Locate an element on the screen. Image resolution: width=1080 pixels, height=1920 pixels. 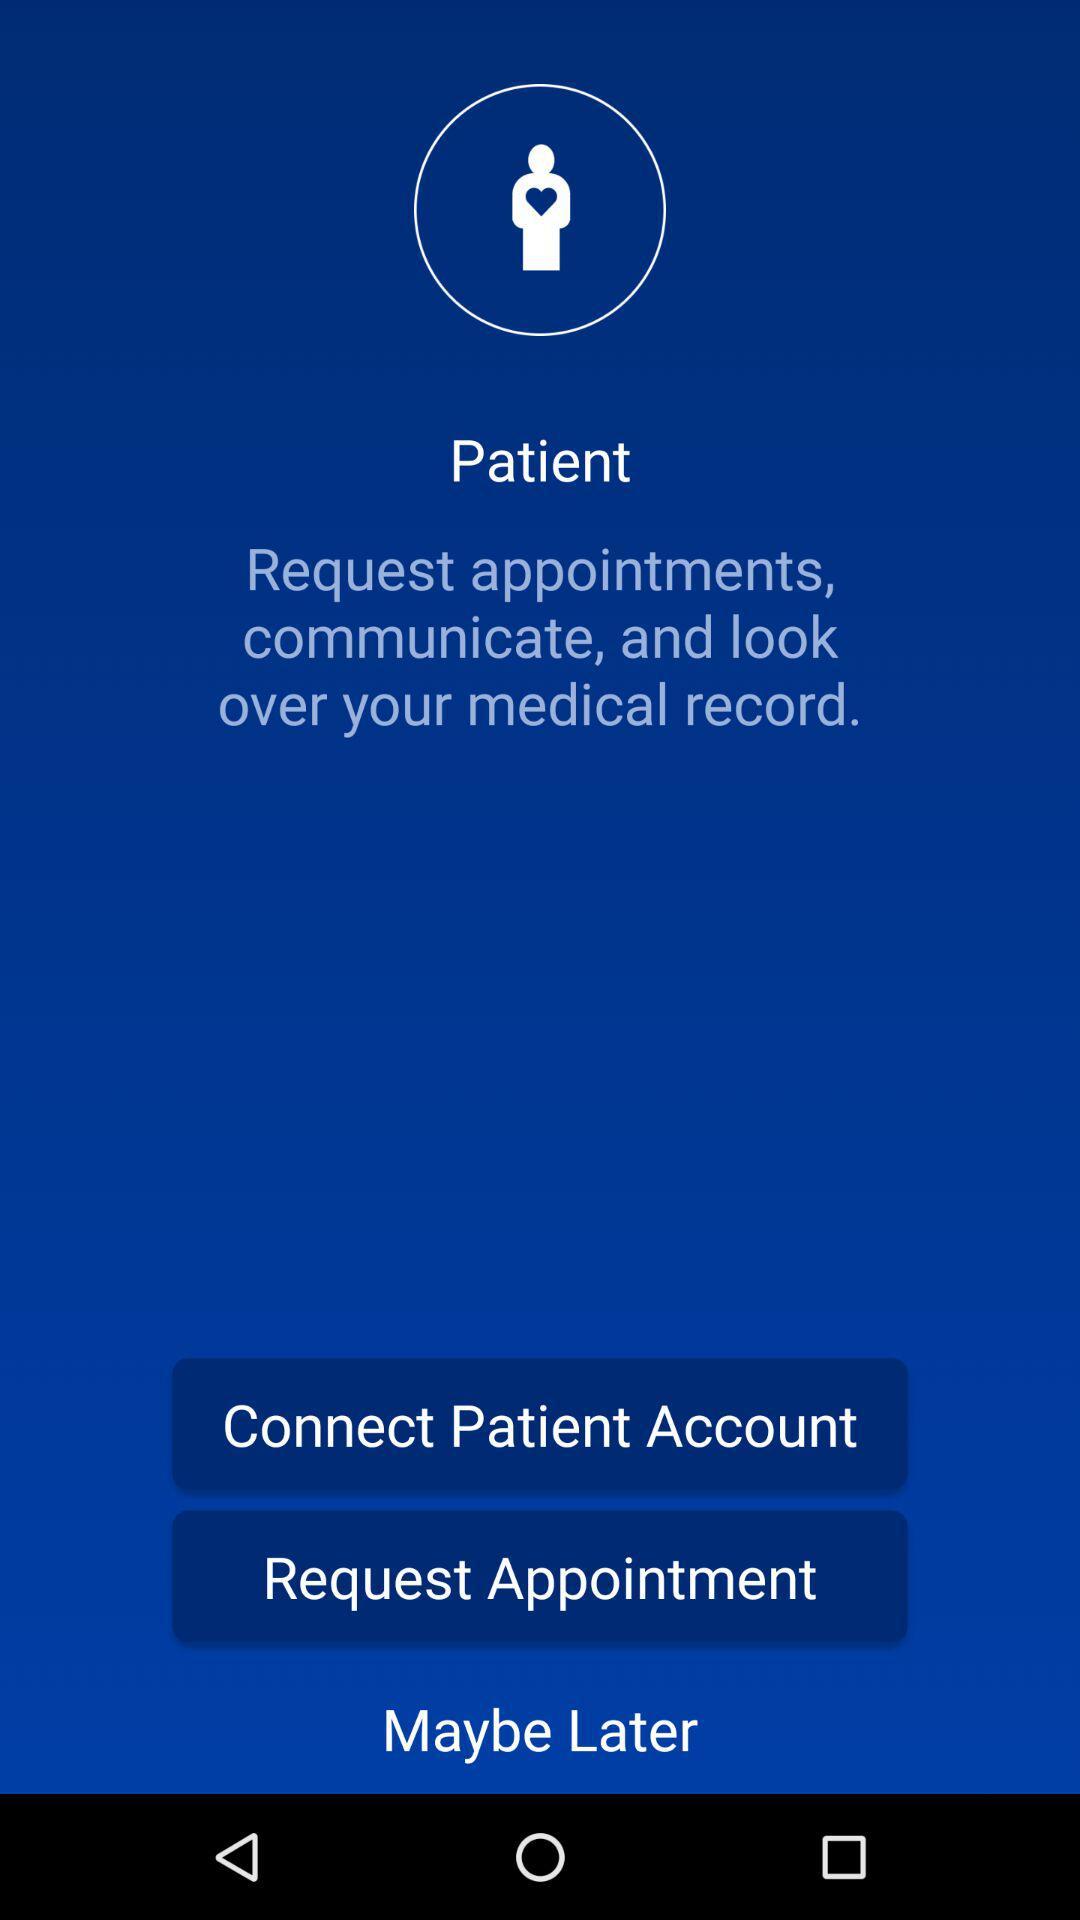
request appointment item is located at coordinates (540, 1575).